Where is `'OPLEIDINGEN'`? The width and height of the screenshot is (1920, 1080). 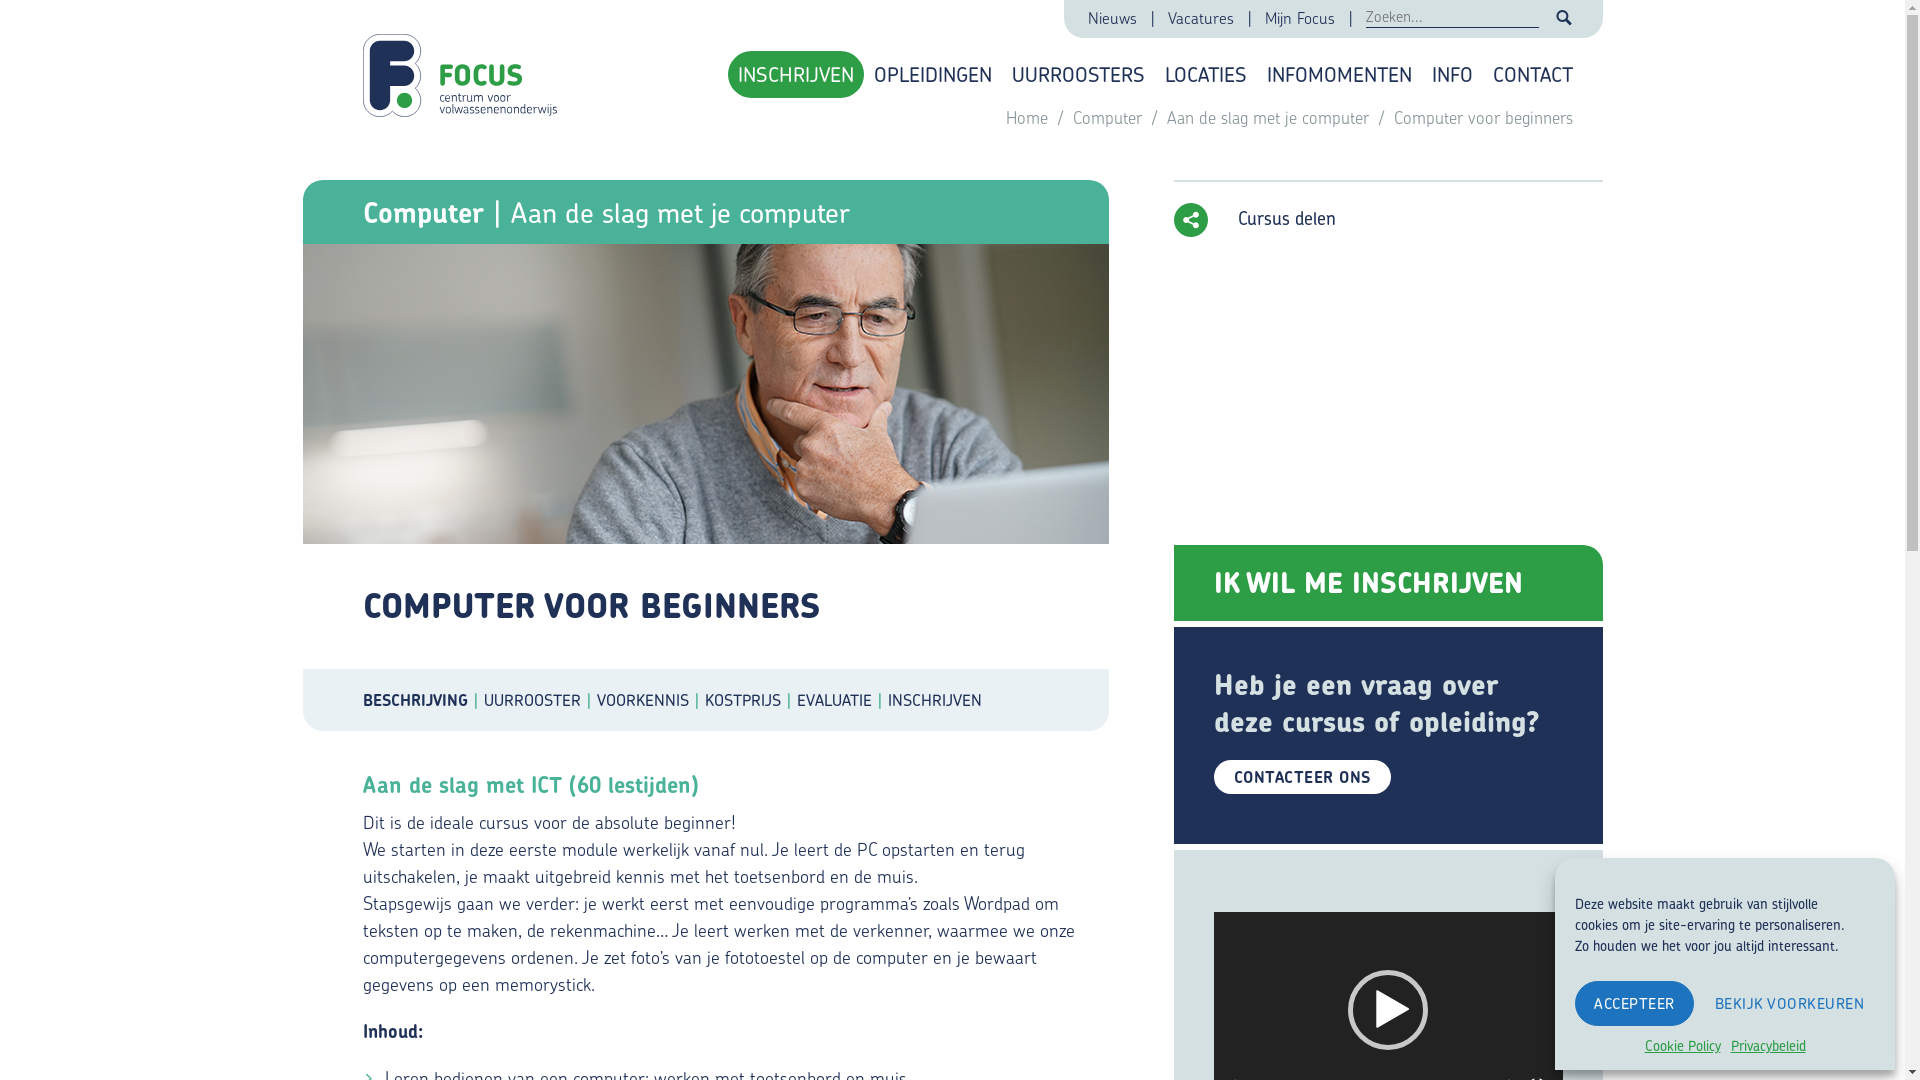 'OPLEIDINGEN' is located at coordinates (931, 73).